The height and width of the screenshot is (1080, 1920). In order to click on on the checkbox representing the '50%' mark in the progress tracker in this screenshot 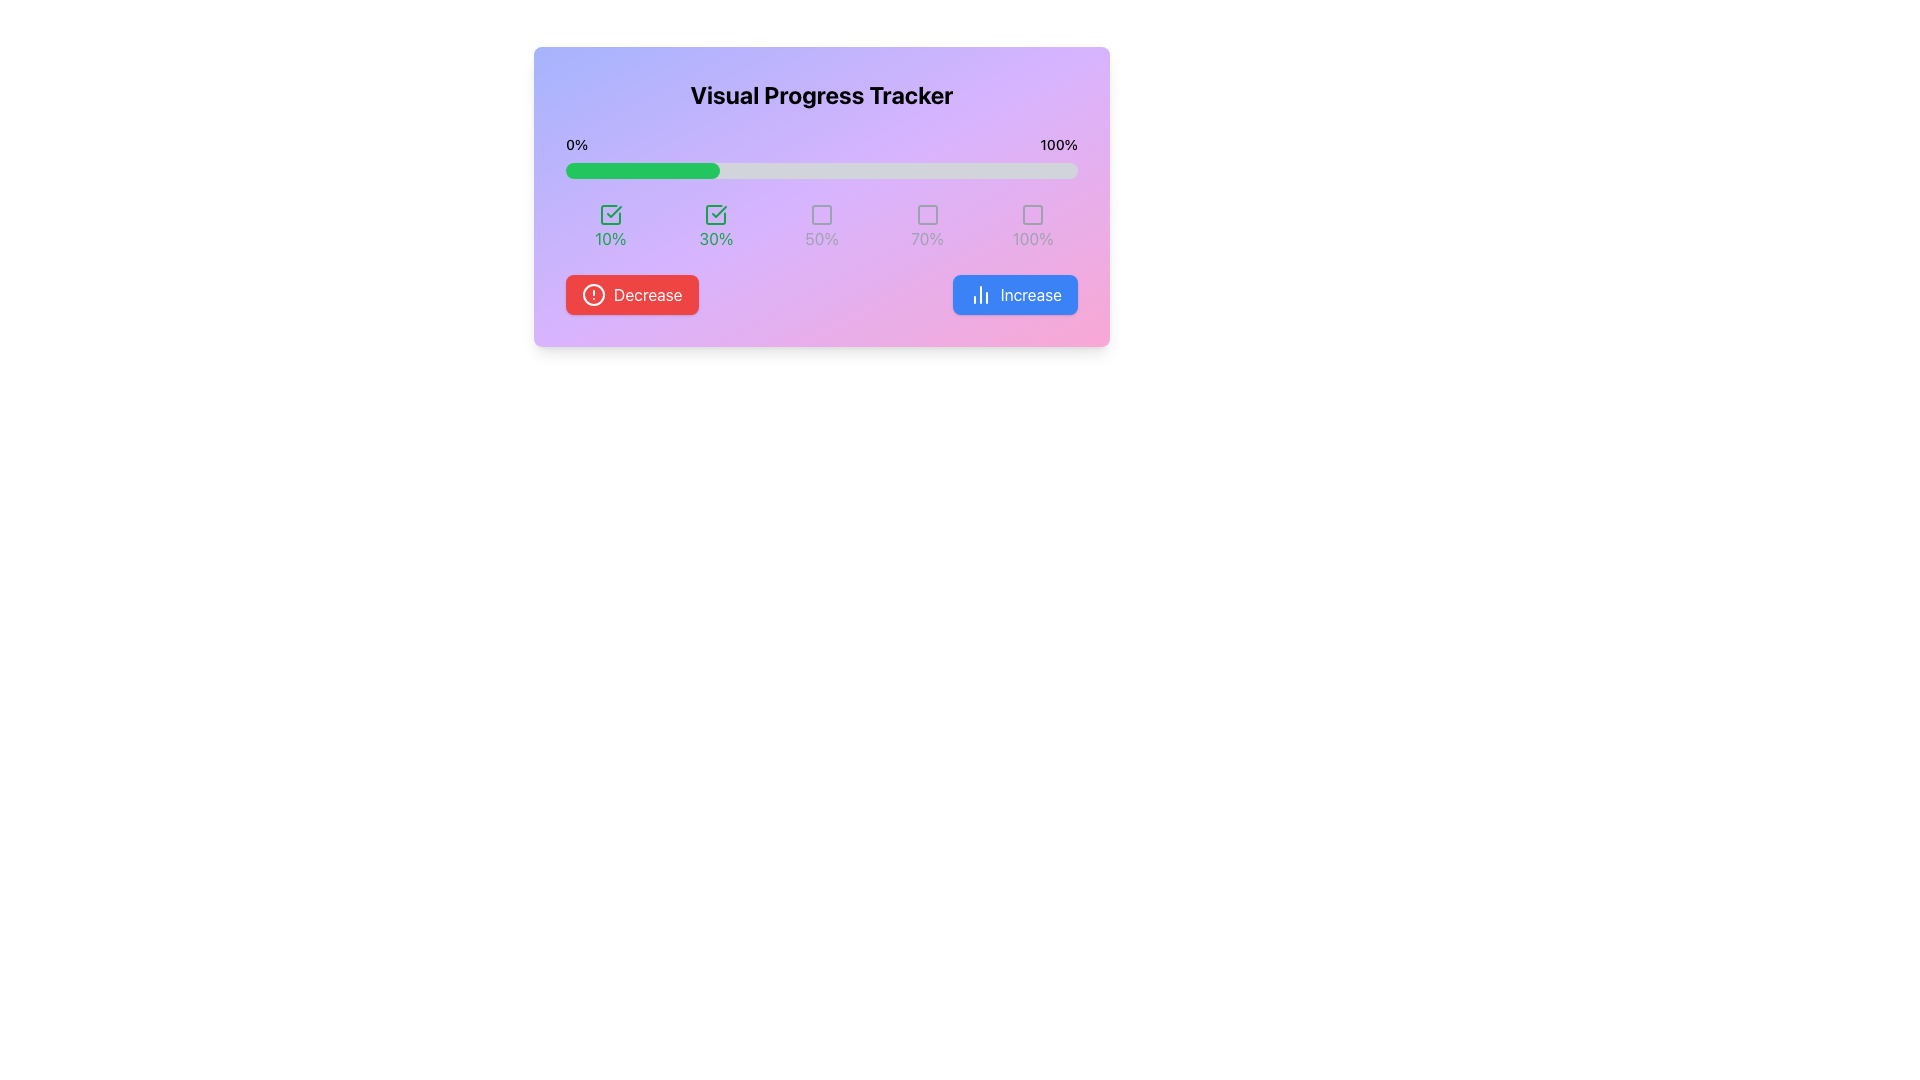, I will do `click(821, 215)`.